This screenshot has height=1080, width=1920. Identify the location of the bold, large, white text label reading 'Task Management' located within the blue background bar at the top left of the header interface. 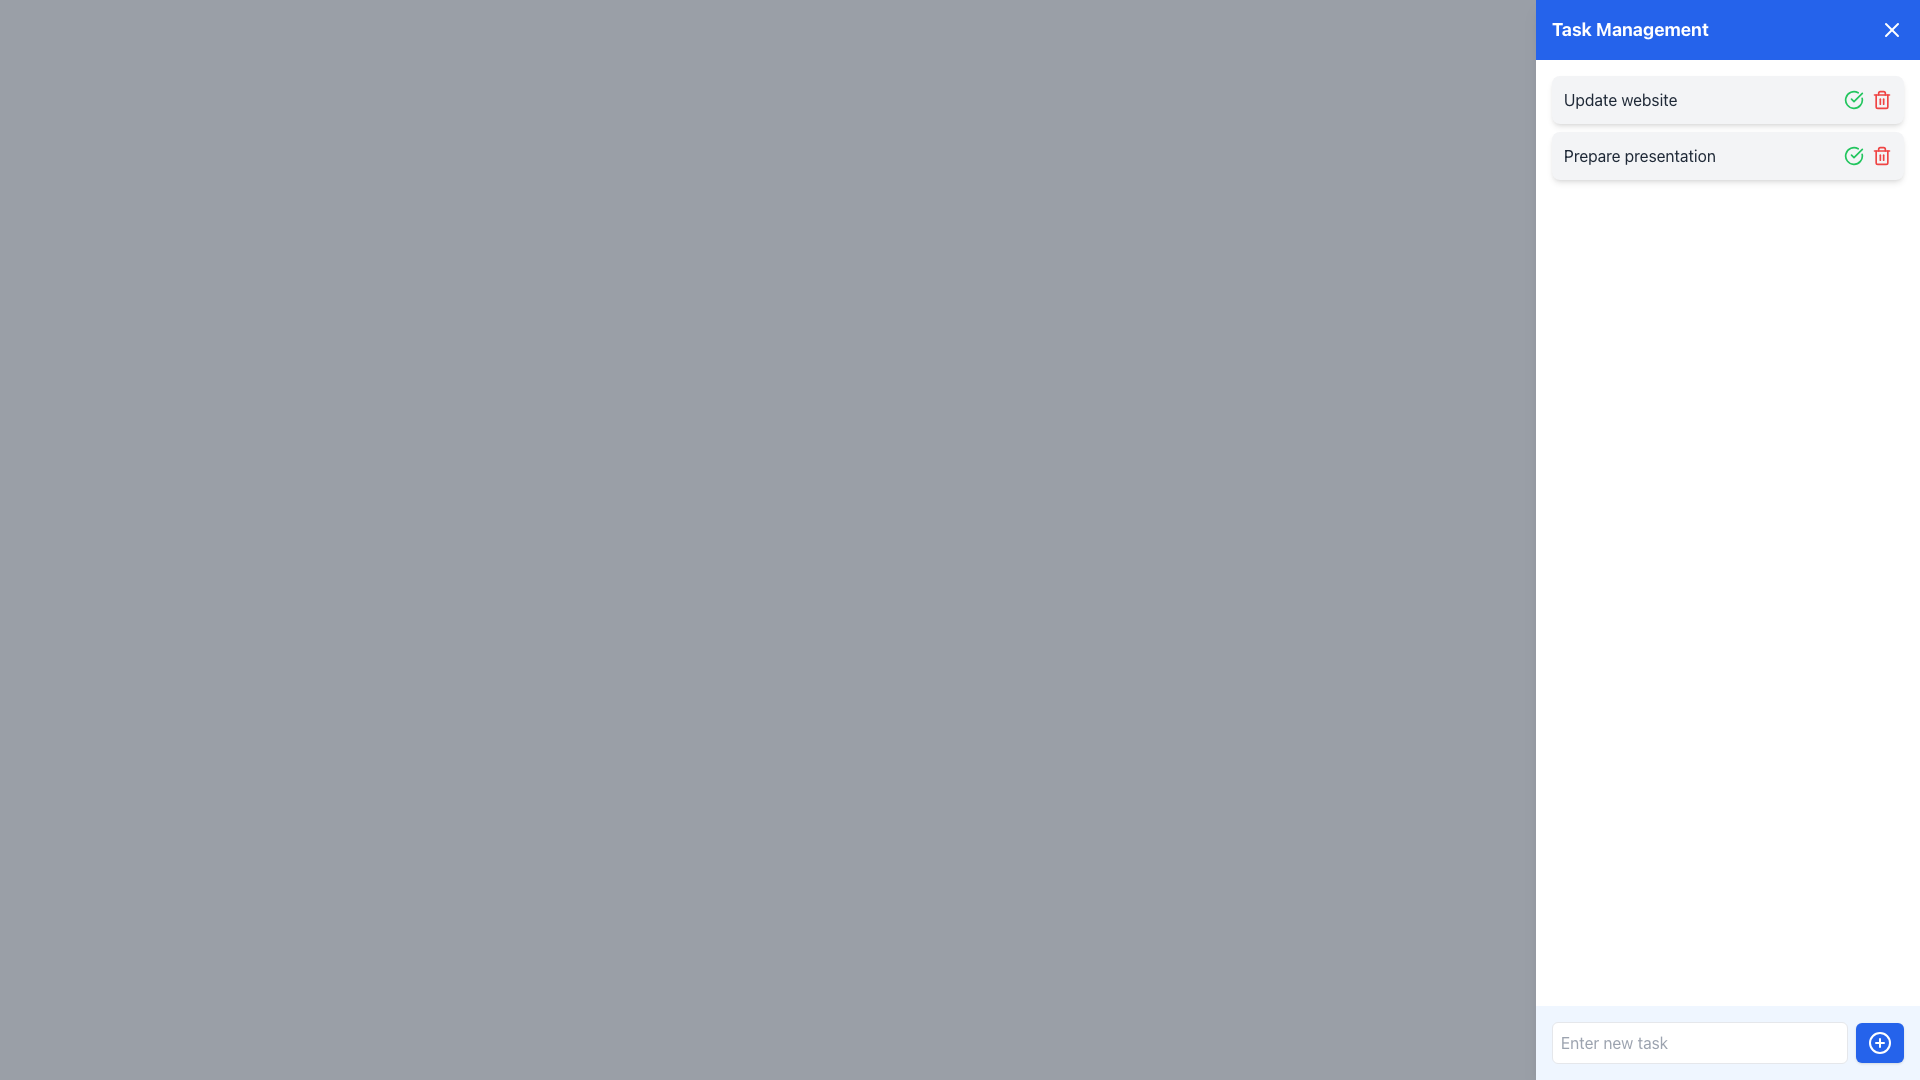
(1630, 30).